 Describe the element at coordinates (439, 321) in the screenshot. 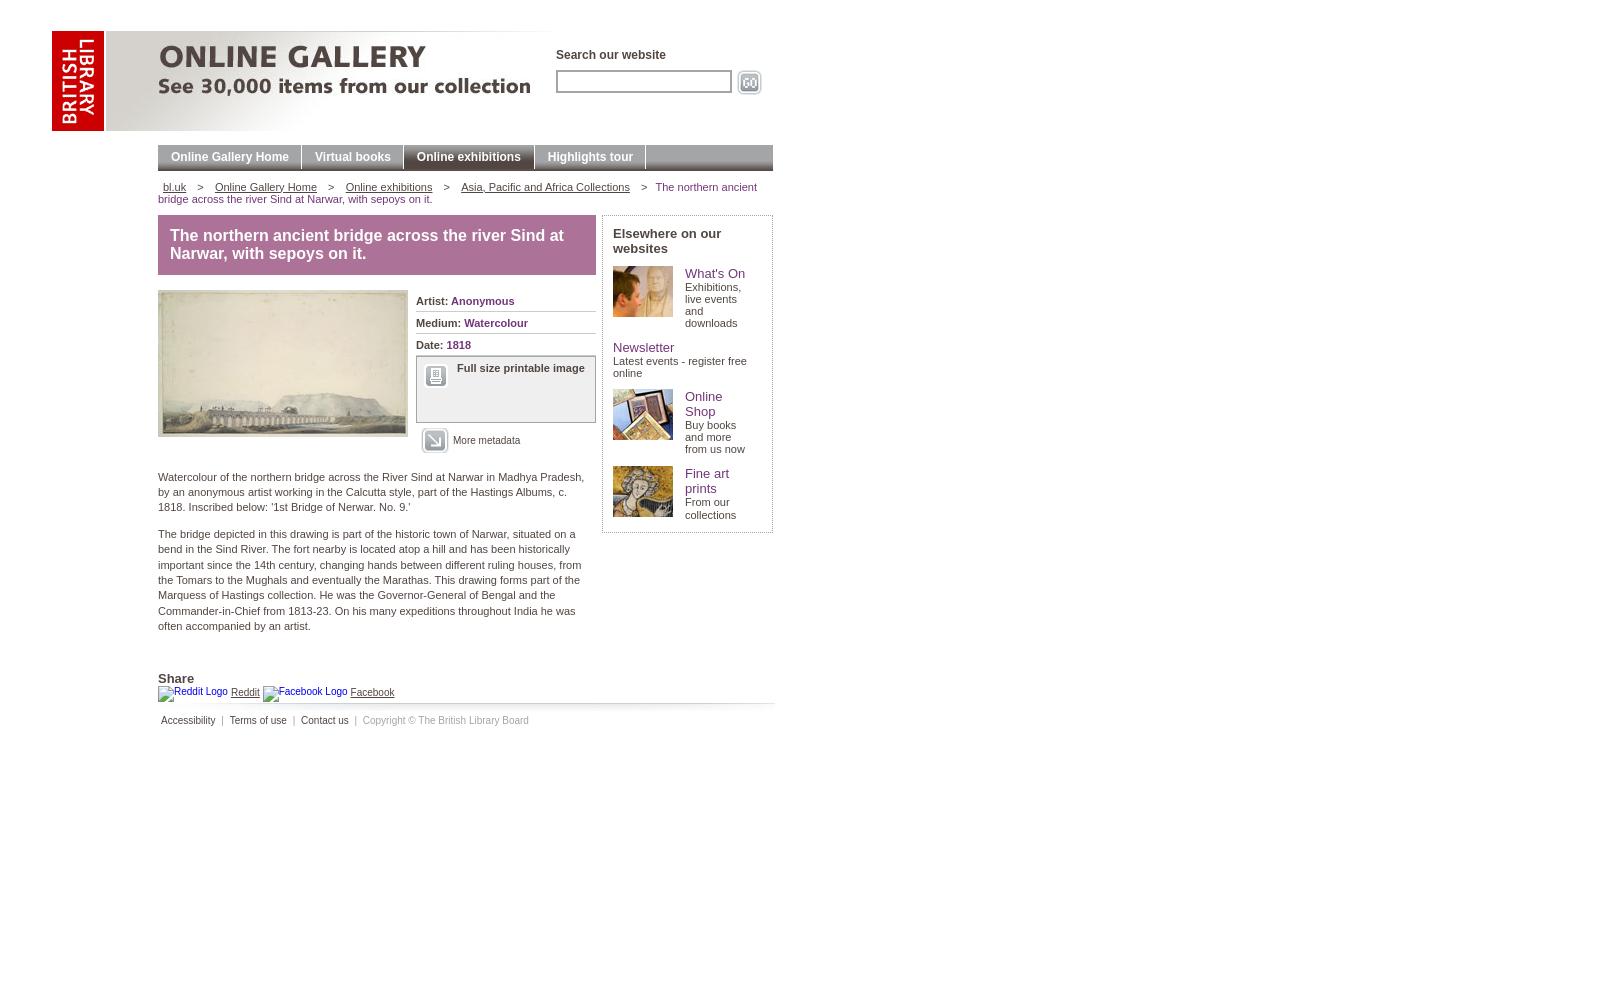

I see `'Medium:'` at that location.